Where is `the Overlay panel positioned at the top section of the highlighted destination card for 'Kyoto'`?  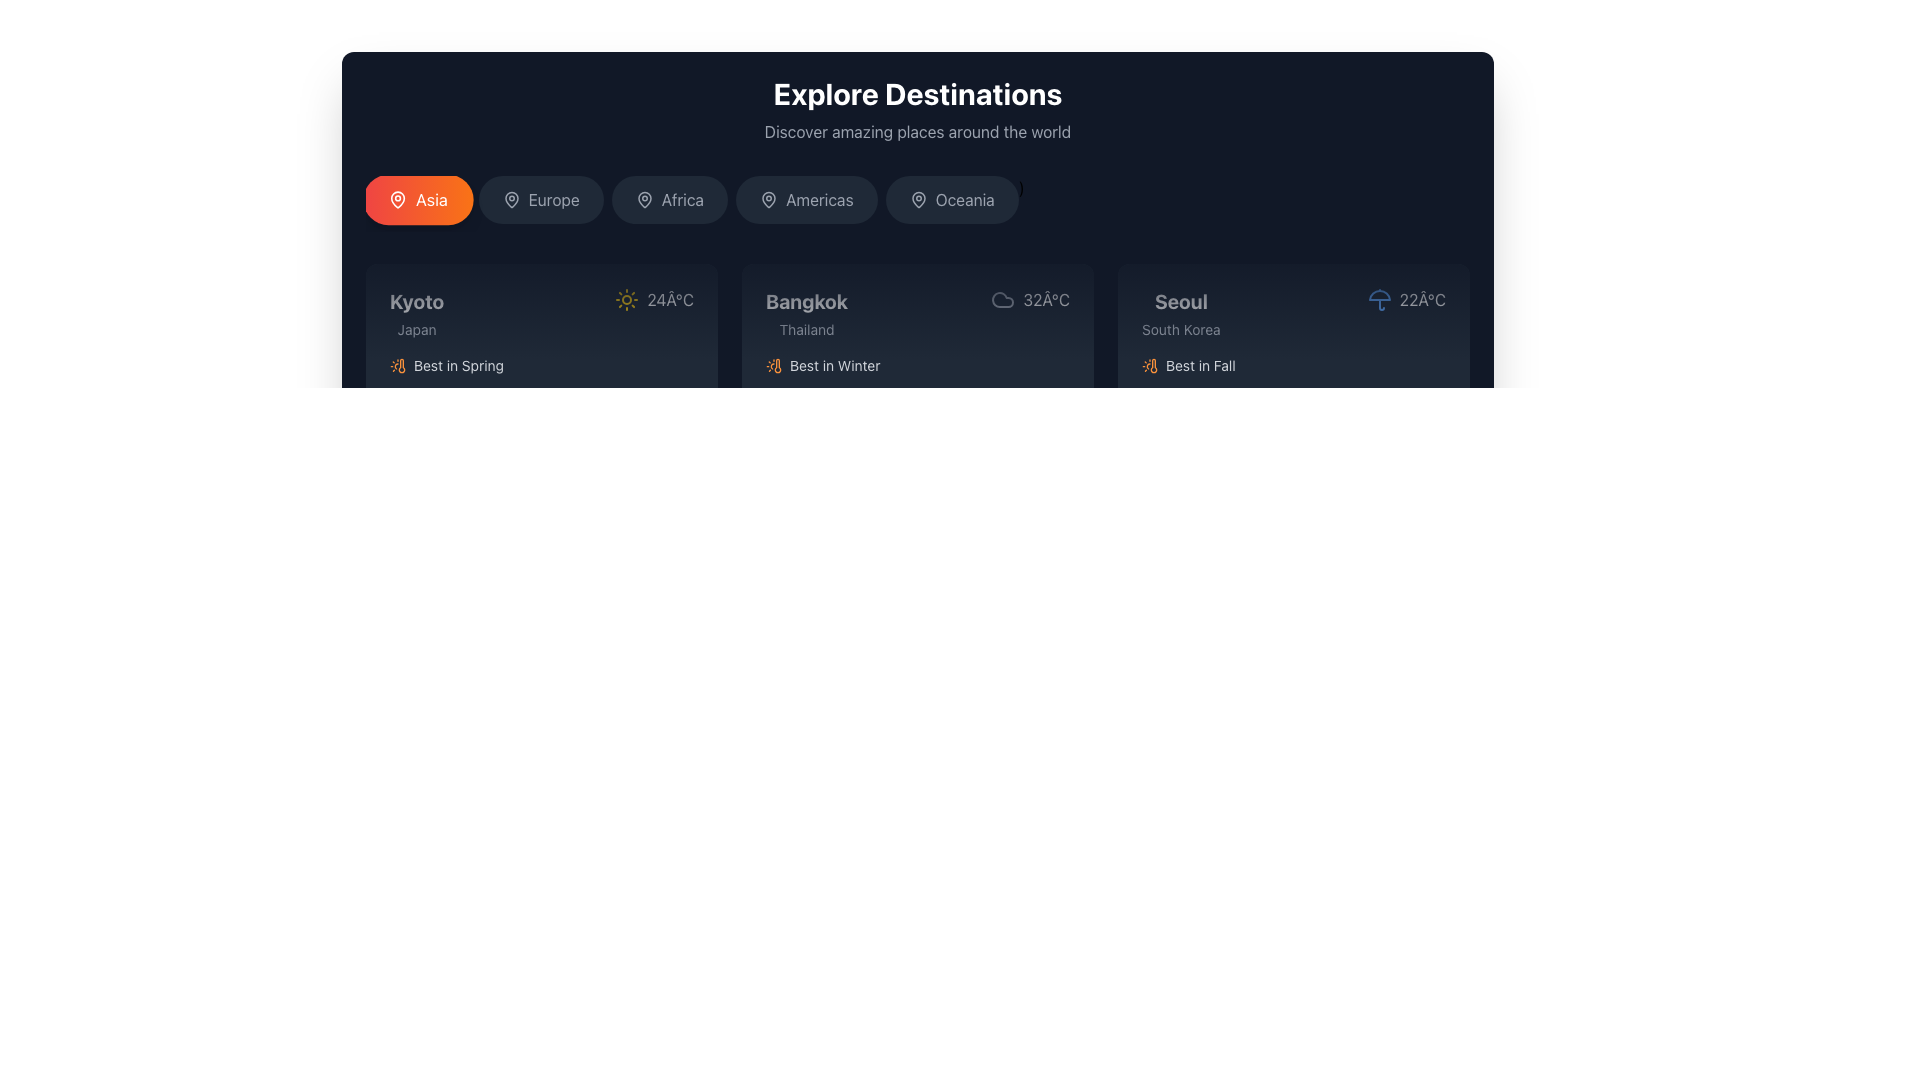
the Overlay panel positioned at the top section of the highlighted destination card for 'Kyoto' is located at coordinates (542, 312).